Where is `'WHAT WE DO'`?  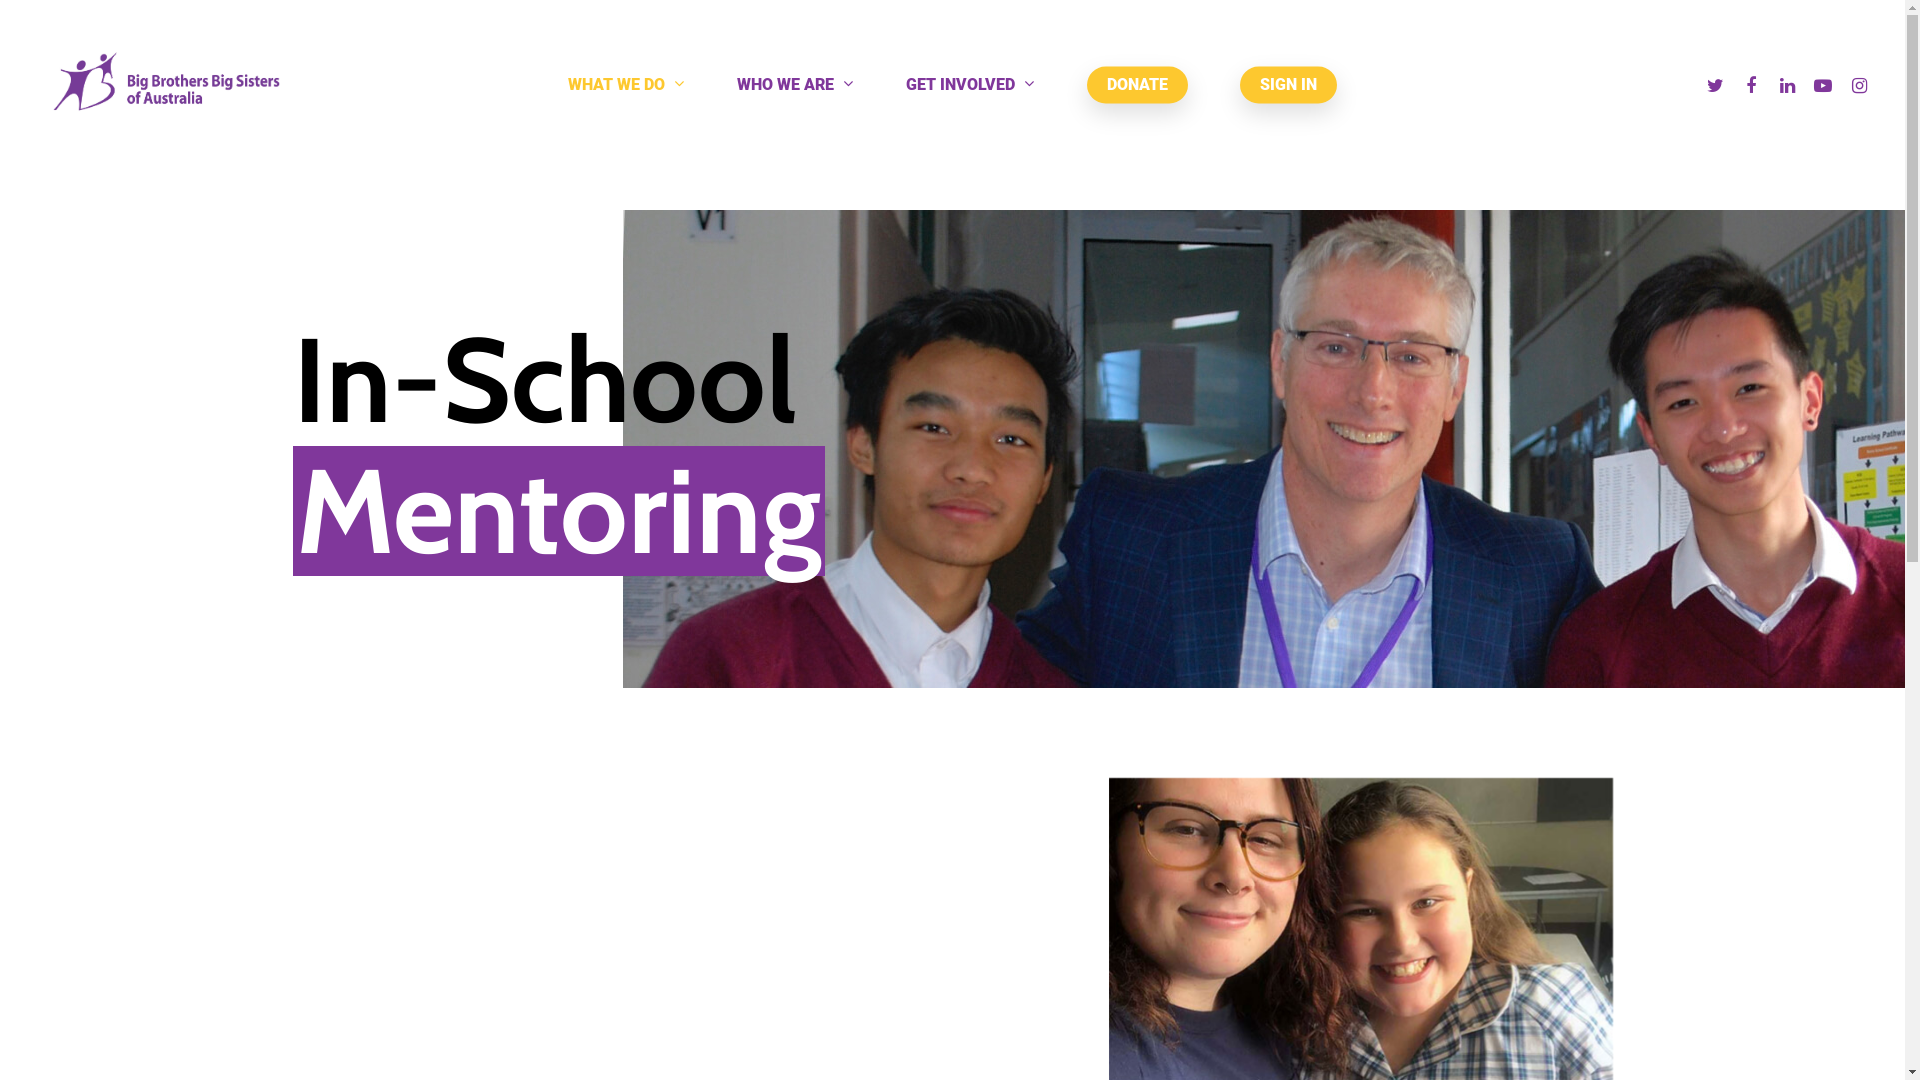
'WHAT WE DO' is located at coordinates (625, 84).